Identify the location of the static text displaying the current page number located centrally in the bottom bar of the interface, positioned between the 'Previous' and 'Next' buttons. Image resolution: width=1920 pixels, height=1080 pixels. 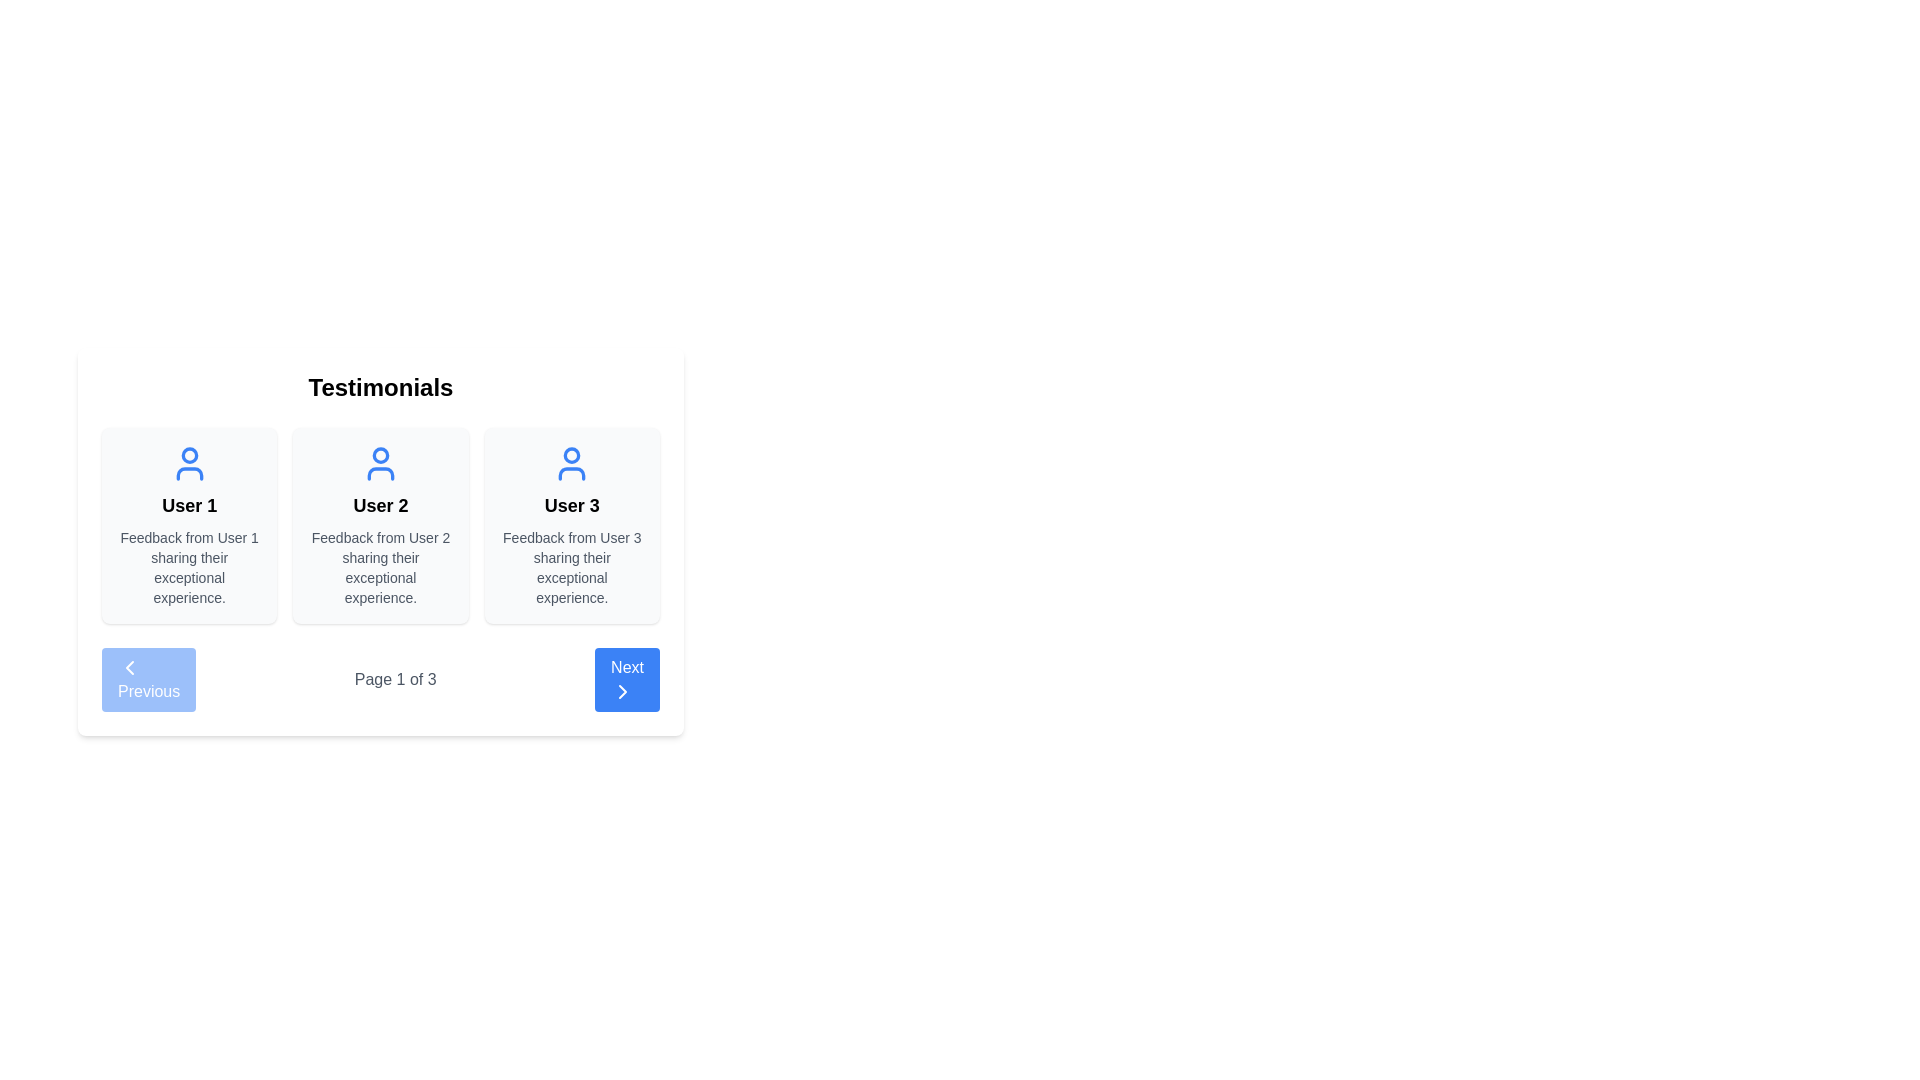
(395, 678).